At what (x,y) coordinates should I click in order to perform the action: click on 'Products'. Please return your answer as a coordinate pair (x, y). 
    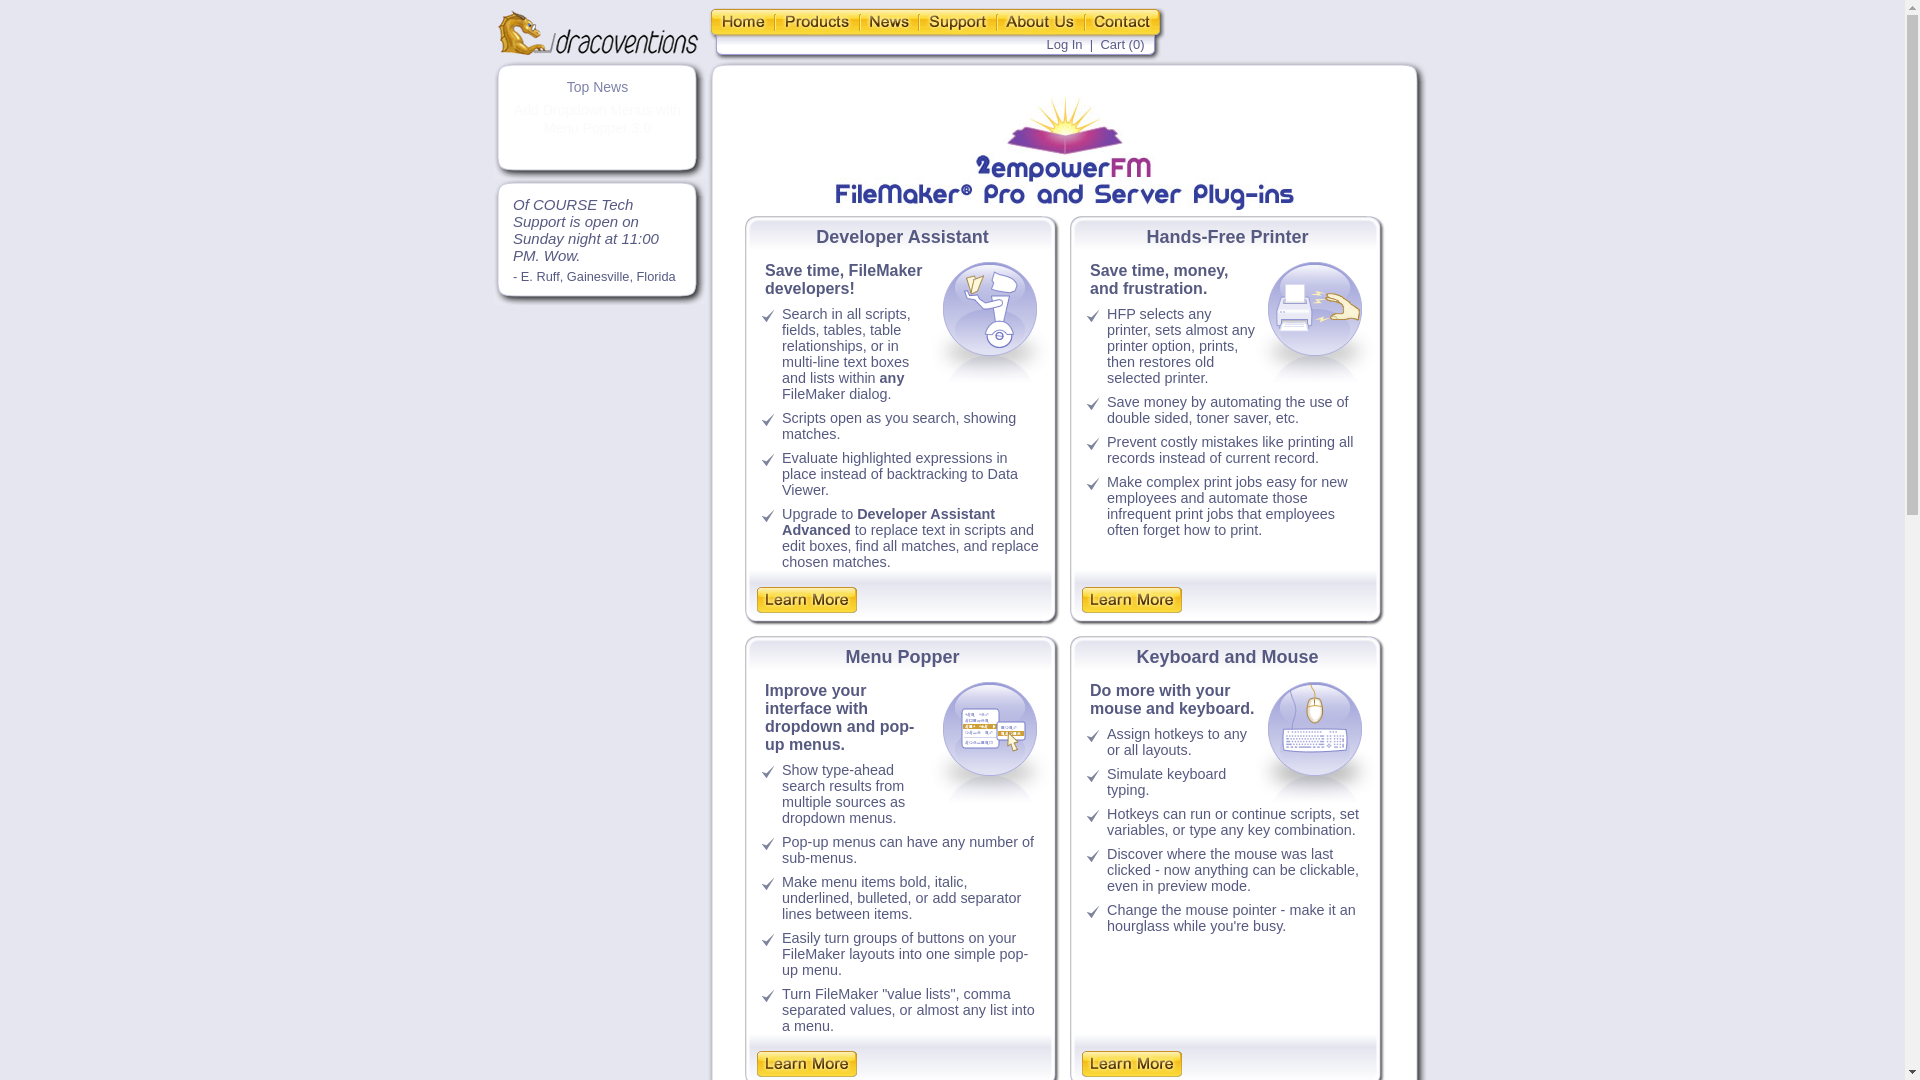
    Looking at the image, I should click on (816, 21).